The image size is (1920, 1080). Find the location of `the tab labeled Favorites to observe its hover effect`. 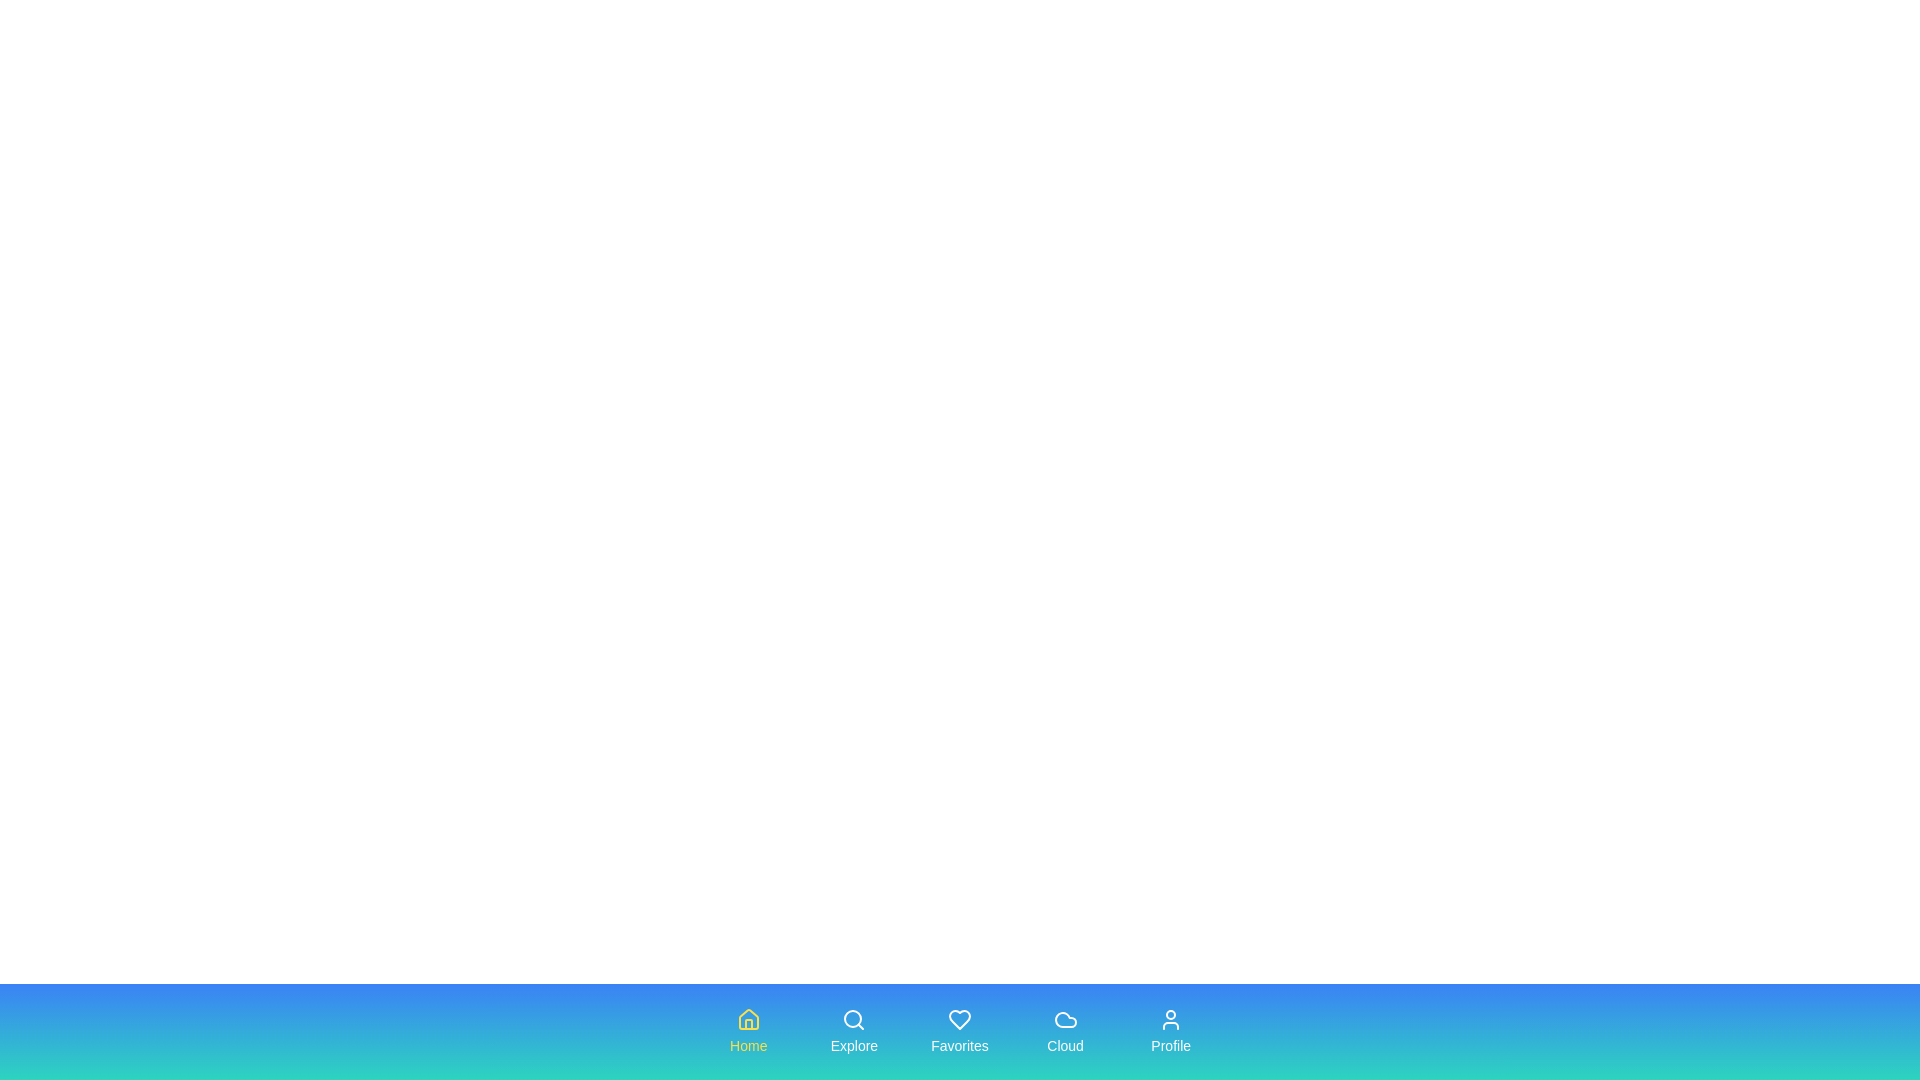

the tab labeled Favorites to observe its hover effect is located at coordinates (960, 1032).